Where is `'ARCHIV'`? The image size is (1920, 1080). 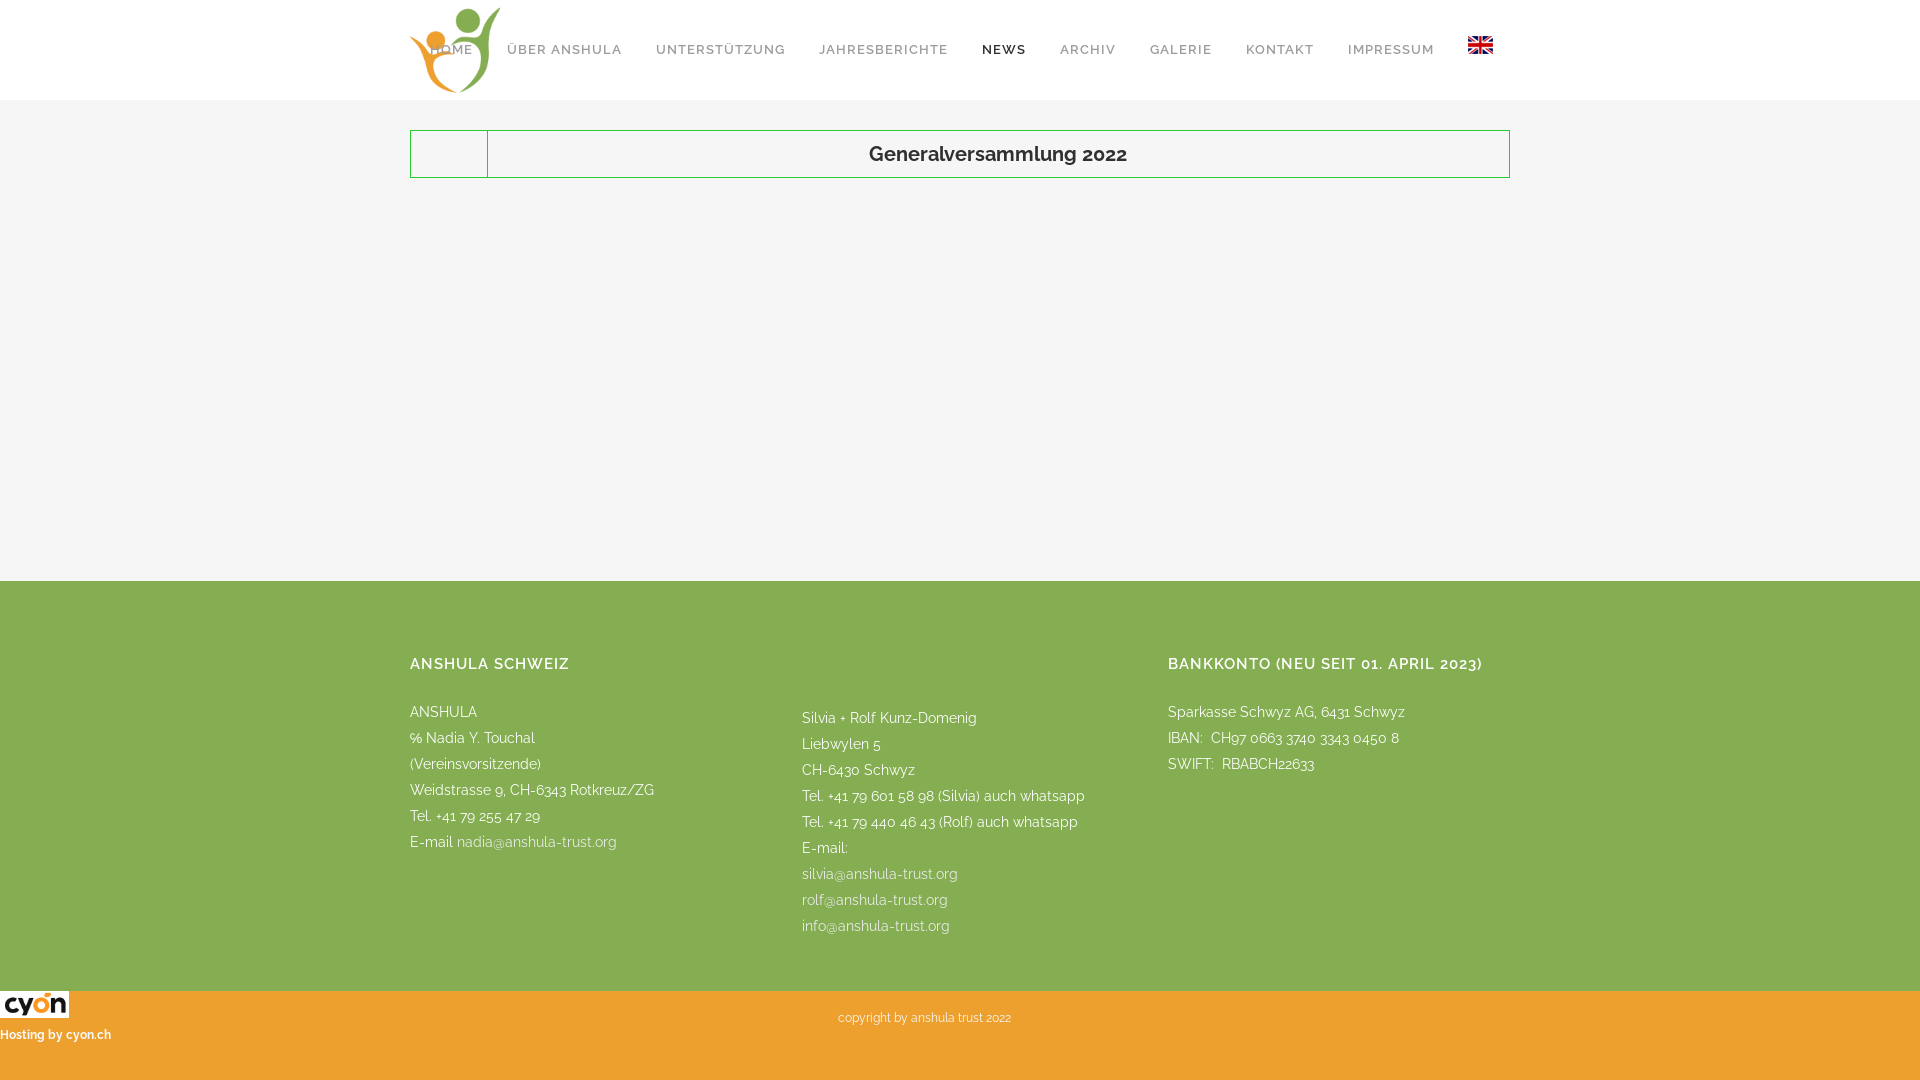 'ARCHIV' is located at coordinates (1087, 49).